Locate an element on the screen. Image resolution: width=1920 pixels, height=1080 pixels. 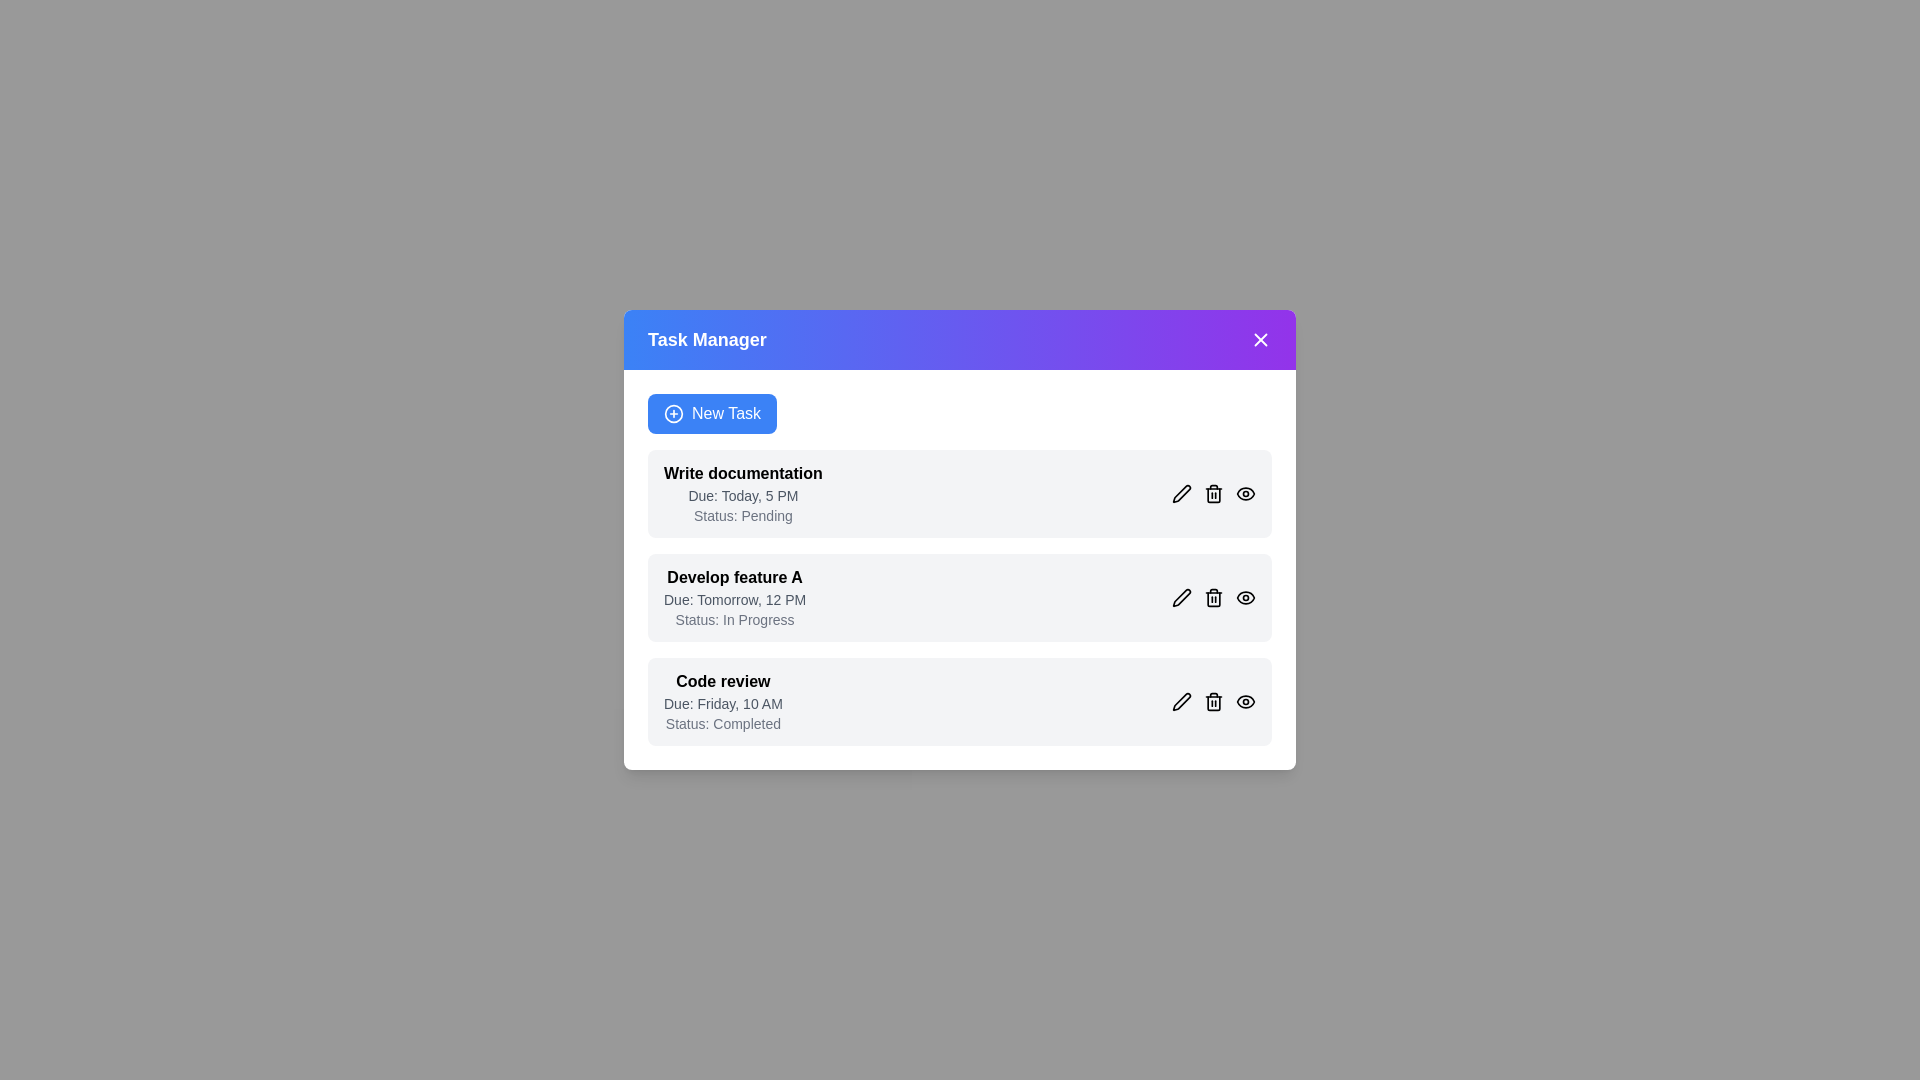
'Delete' button for the task titled 'Write documentation' is located at coordinates (1213, 493).